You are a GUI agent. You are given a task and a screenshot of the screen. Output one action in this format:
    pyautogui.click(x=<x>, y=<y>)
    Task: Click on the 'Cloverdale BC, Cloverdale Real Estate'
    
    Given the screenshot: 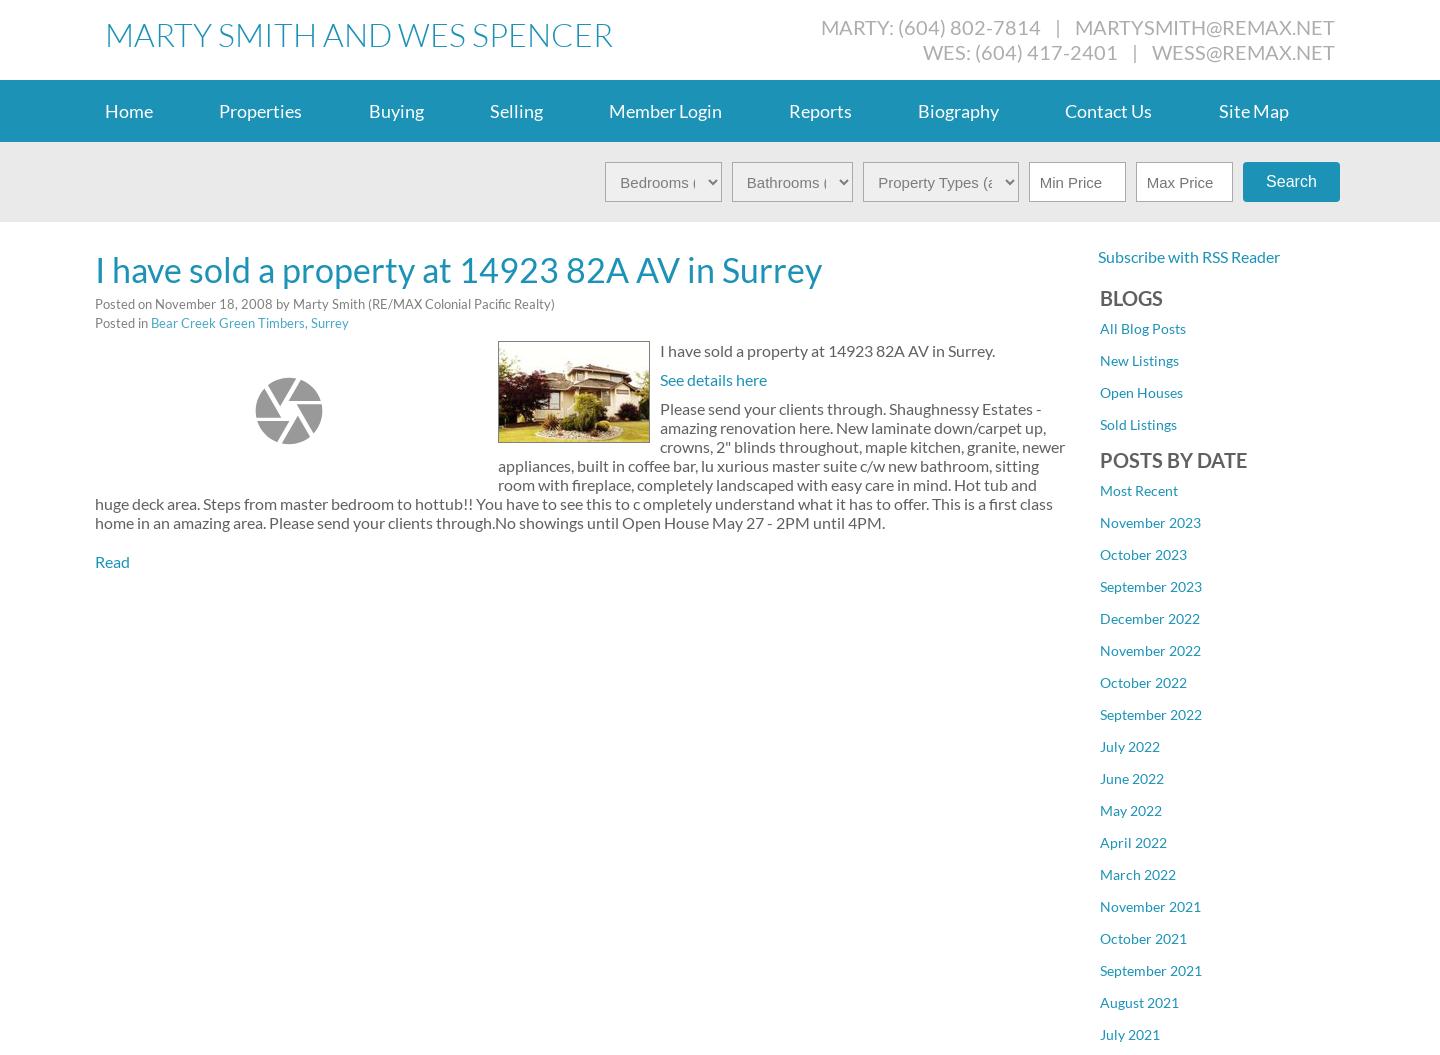 What is the action you would take?
    pyautogui.click(x=1216, y=227)
    